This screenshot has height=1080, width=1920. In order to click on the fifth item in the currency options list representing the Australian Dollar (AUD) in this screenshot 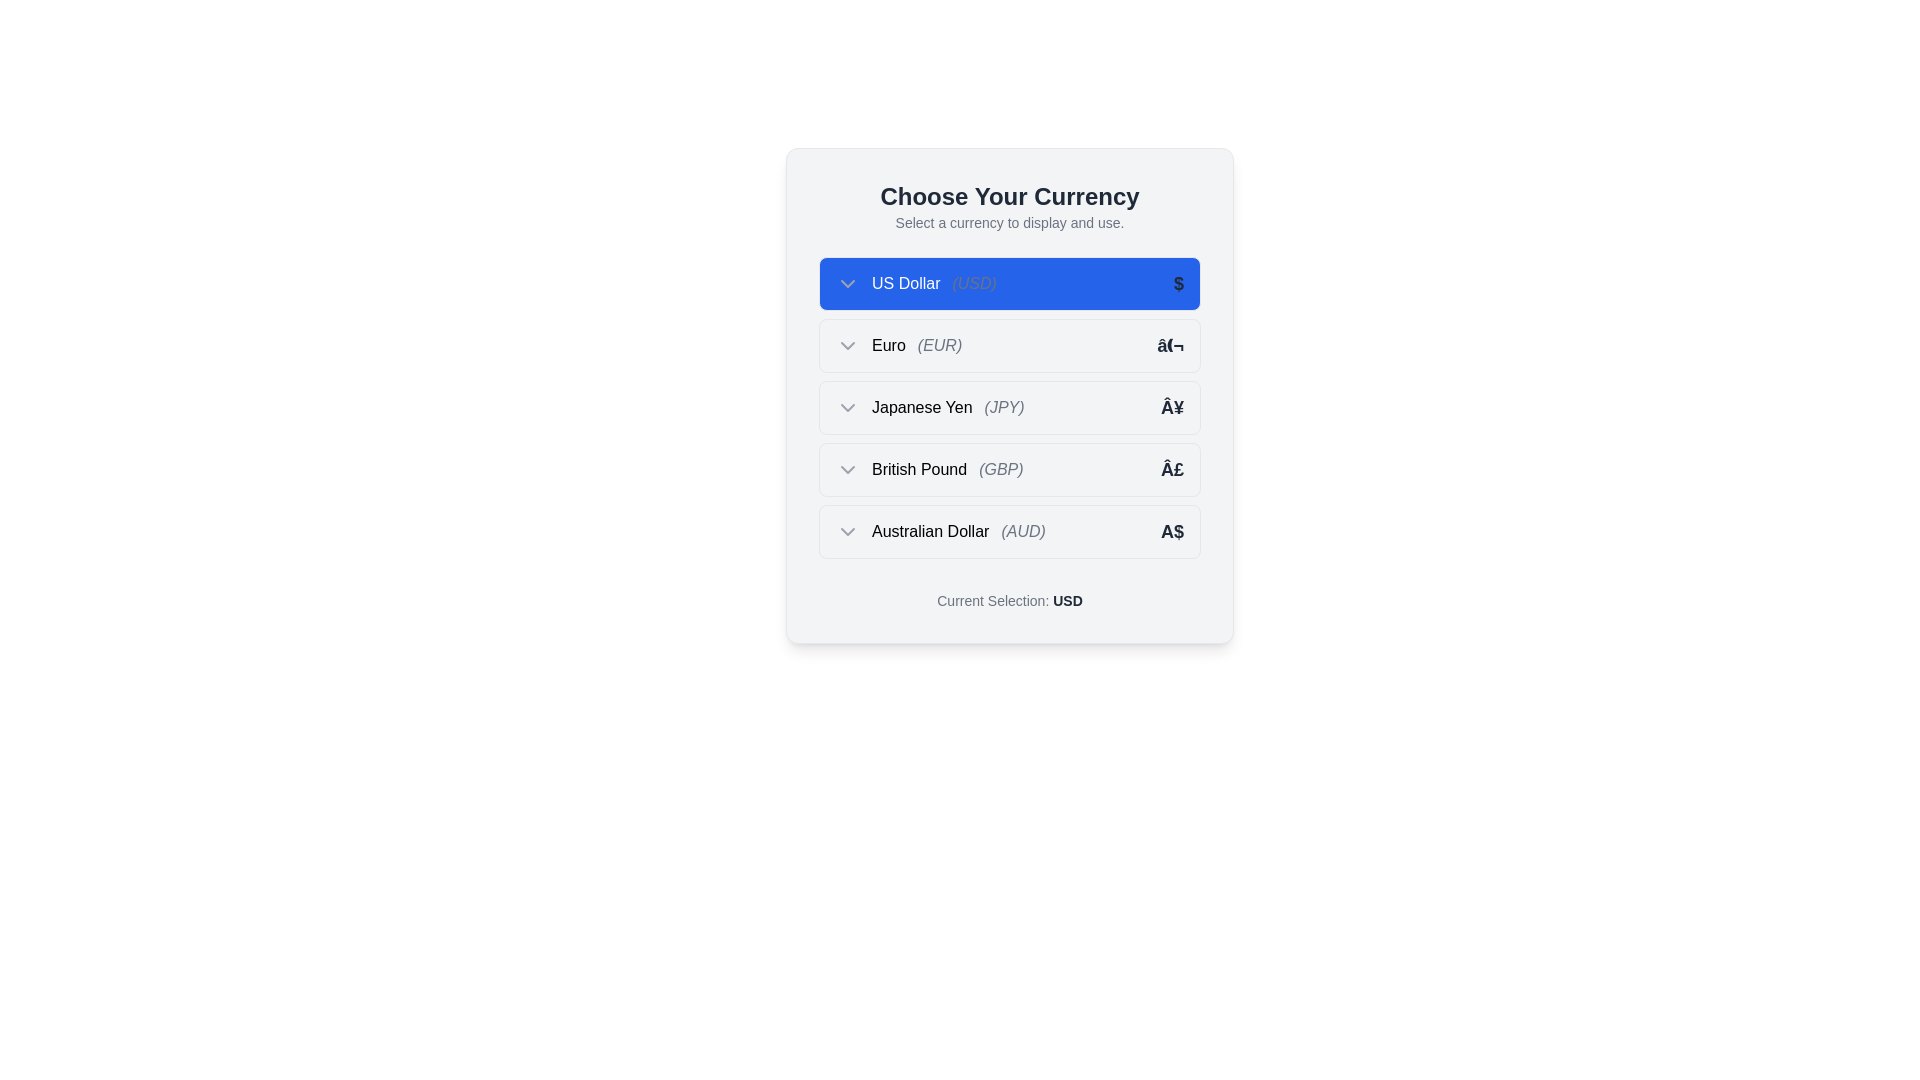, I will do `click(1009, 531)`.